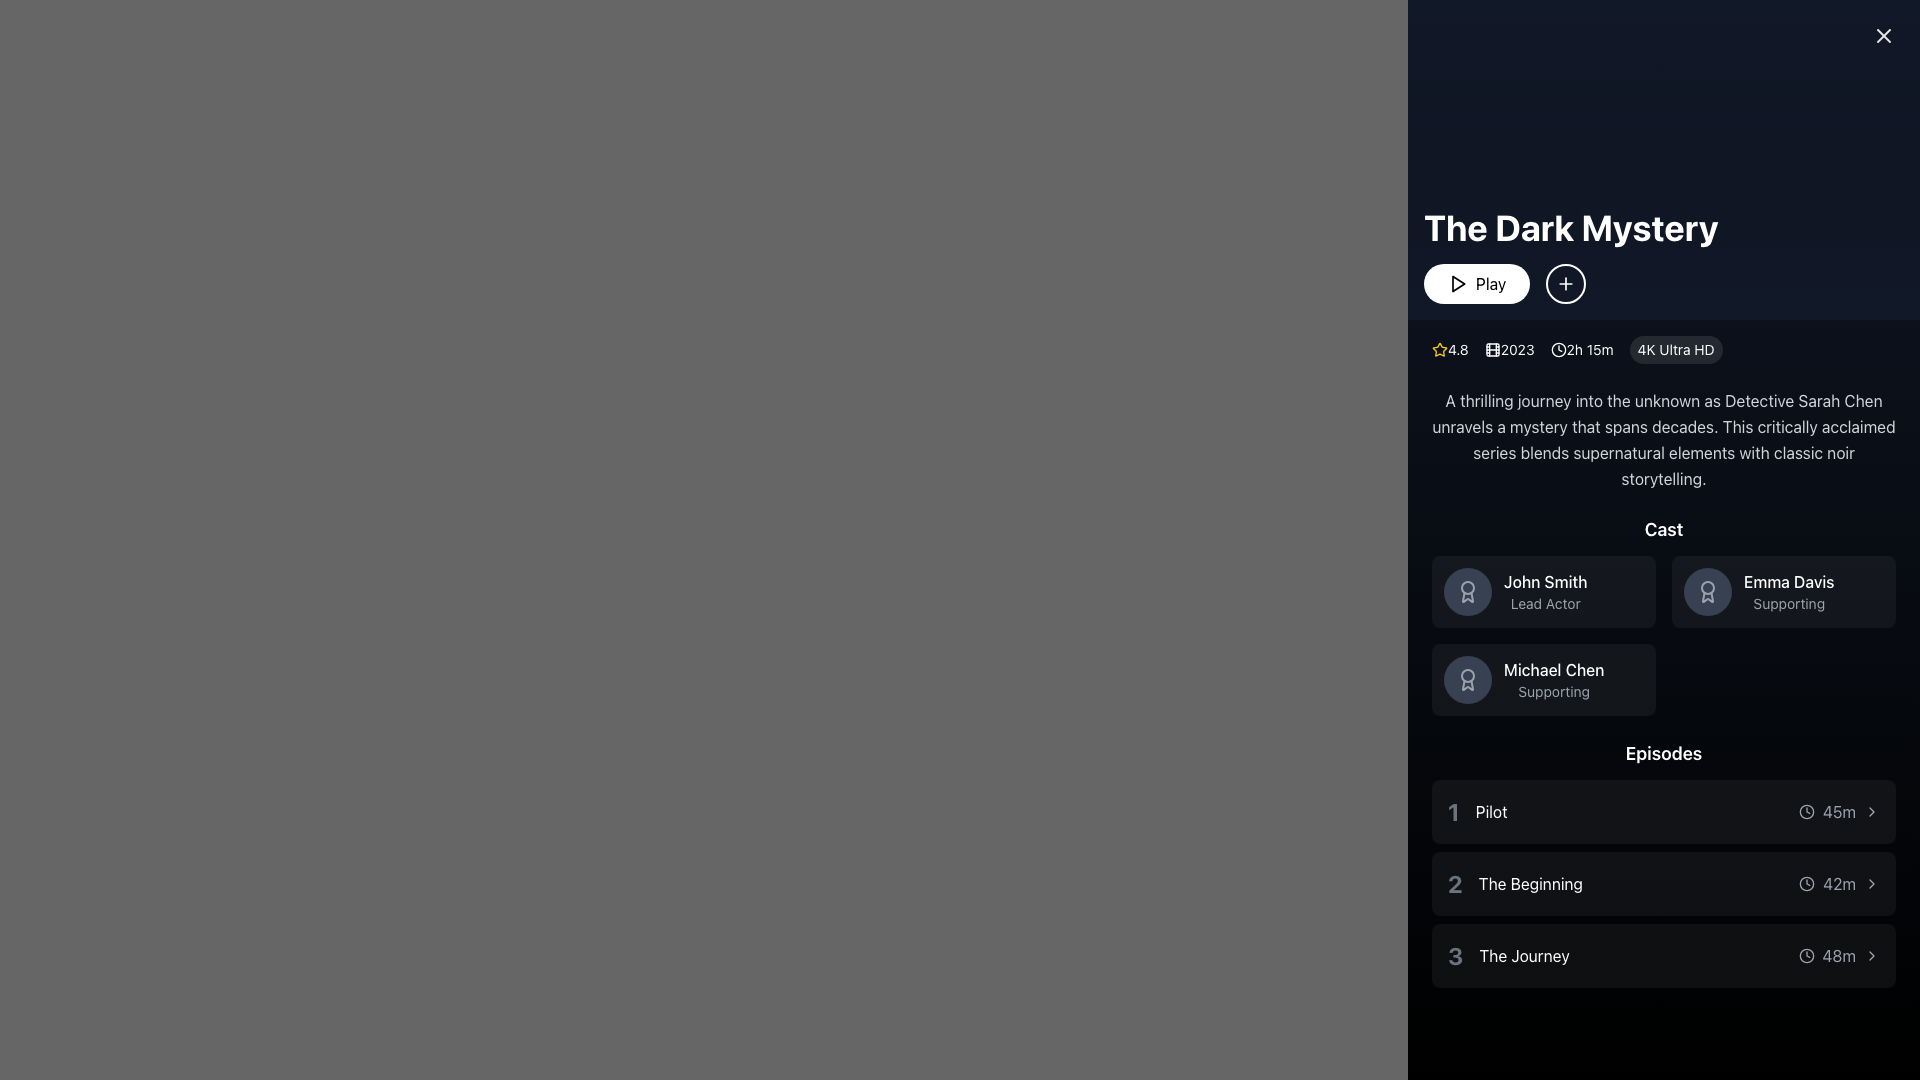  What do you see at coordinates (1676, 349) in the screenshot?
I see `the Text Badge that indicates the availability of media content in 4K Ultra HD resolution, which is the last element in the horizontal group of descriptors under the title and buttons` at bounding box center [1676, 349].